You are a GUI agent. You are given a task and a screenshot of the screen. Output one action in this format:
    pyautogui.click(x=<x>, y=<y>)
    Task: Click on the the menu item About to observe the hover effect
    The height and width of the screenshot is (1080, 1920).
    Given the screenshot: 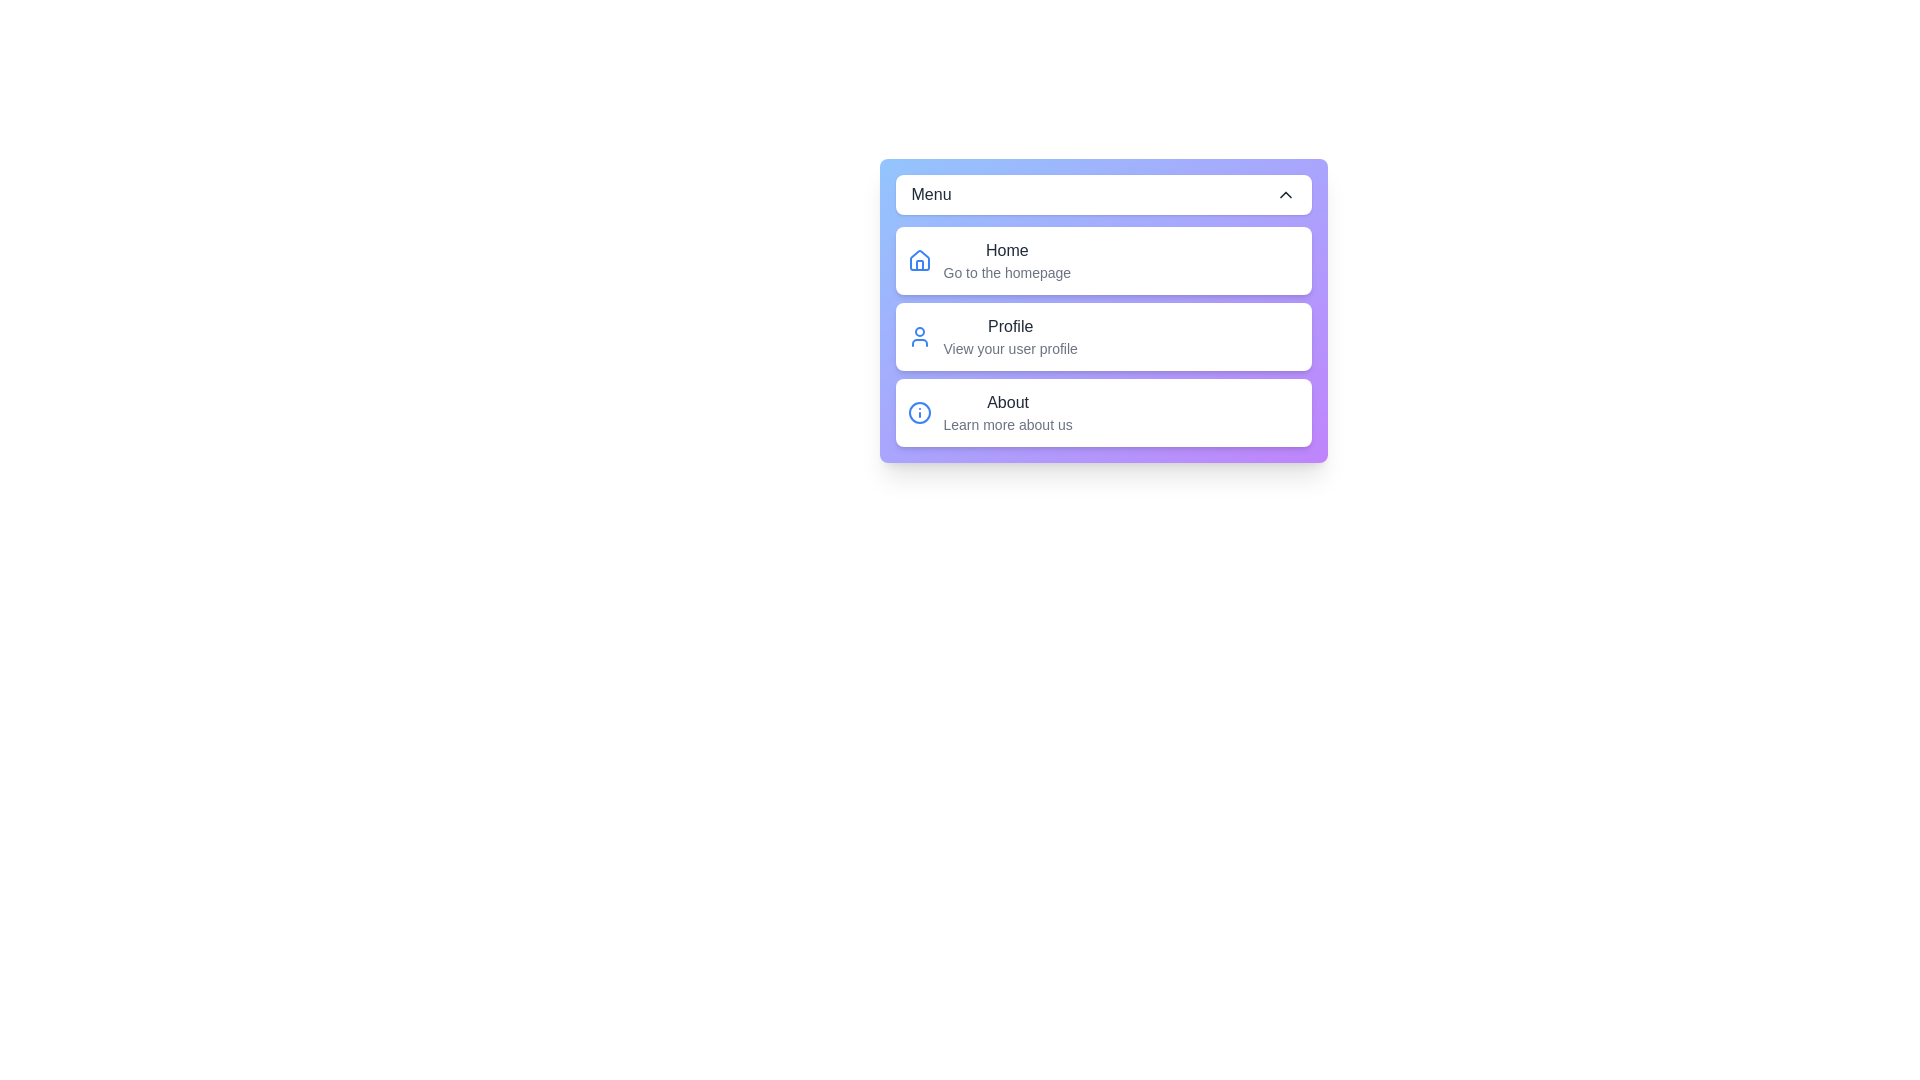 What is the action you would take?
    pyautogui.click(x=1102, y=411)
    